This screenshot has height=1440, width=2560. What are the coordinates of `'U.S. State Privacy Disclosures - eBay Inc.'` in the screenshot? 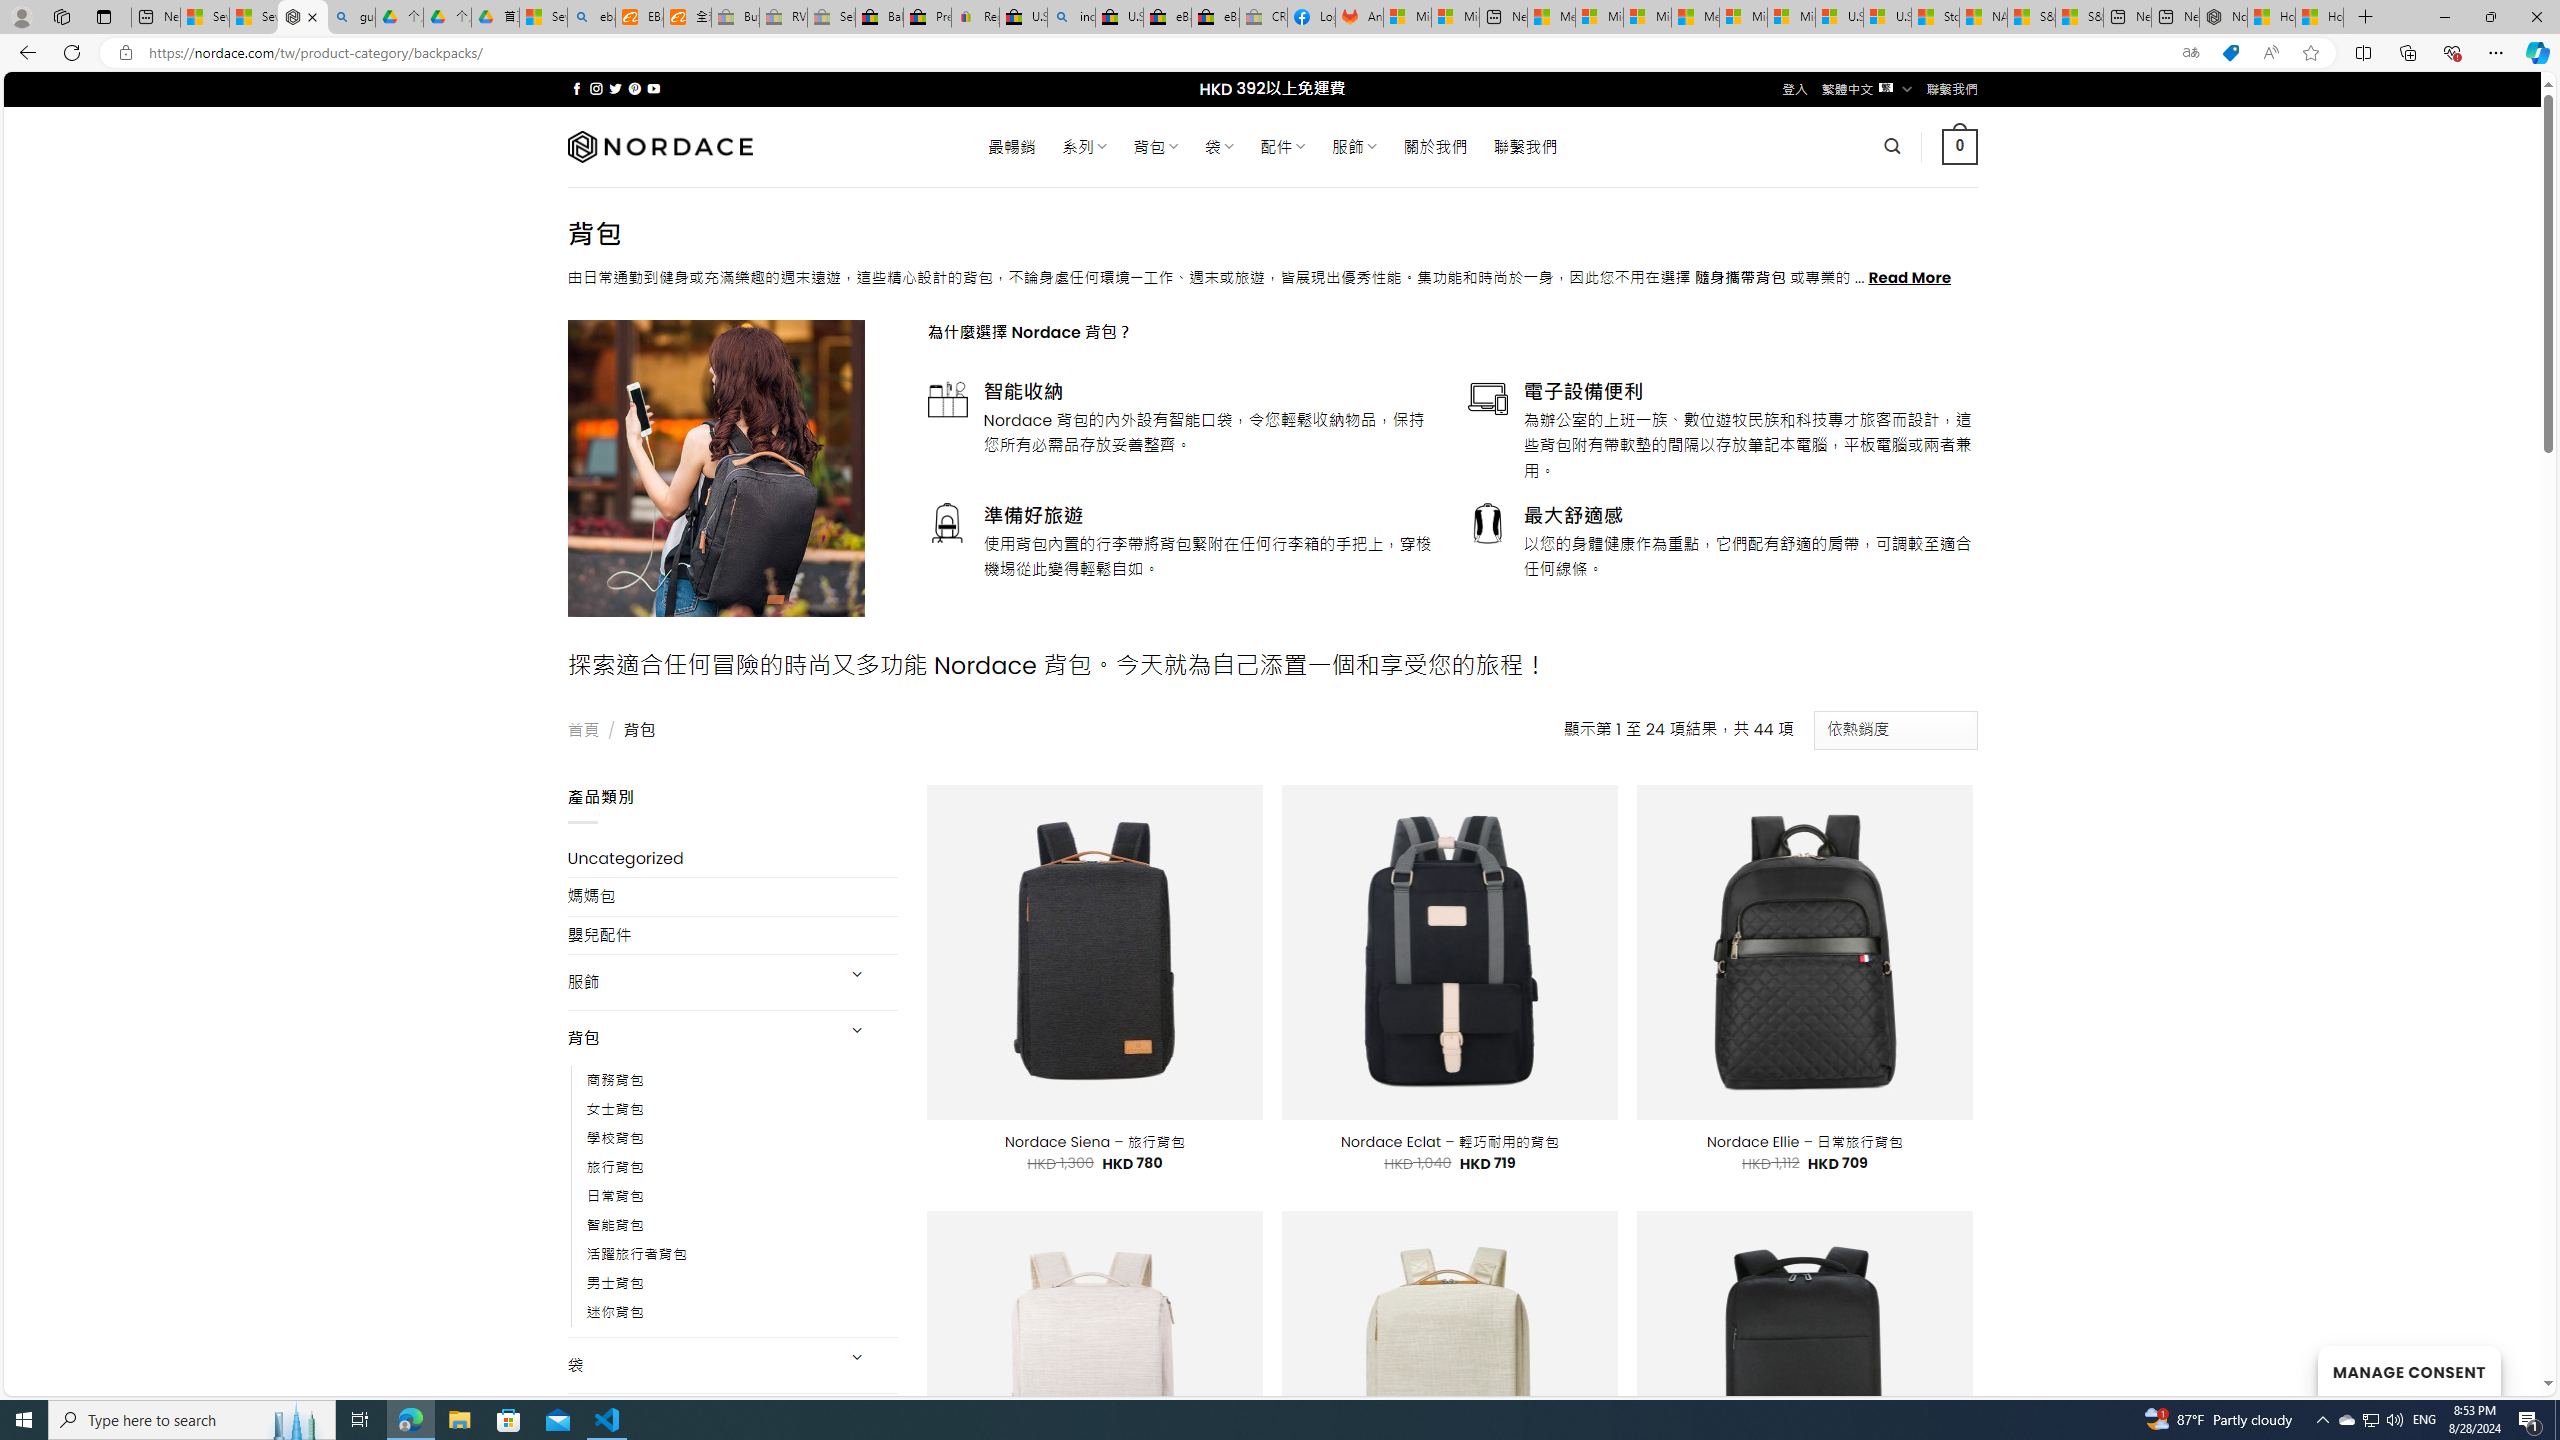 It's located at (1120, 16).